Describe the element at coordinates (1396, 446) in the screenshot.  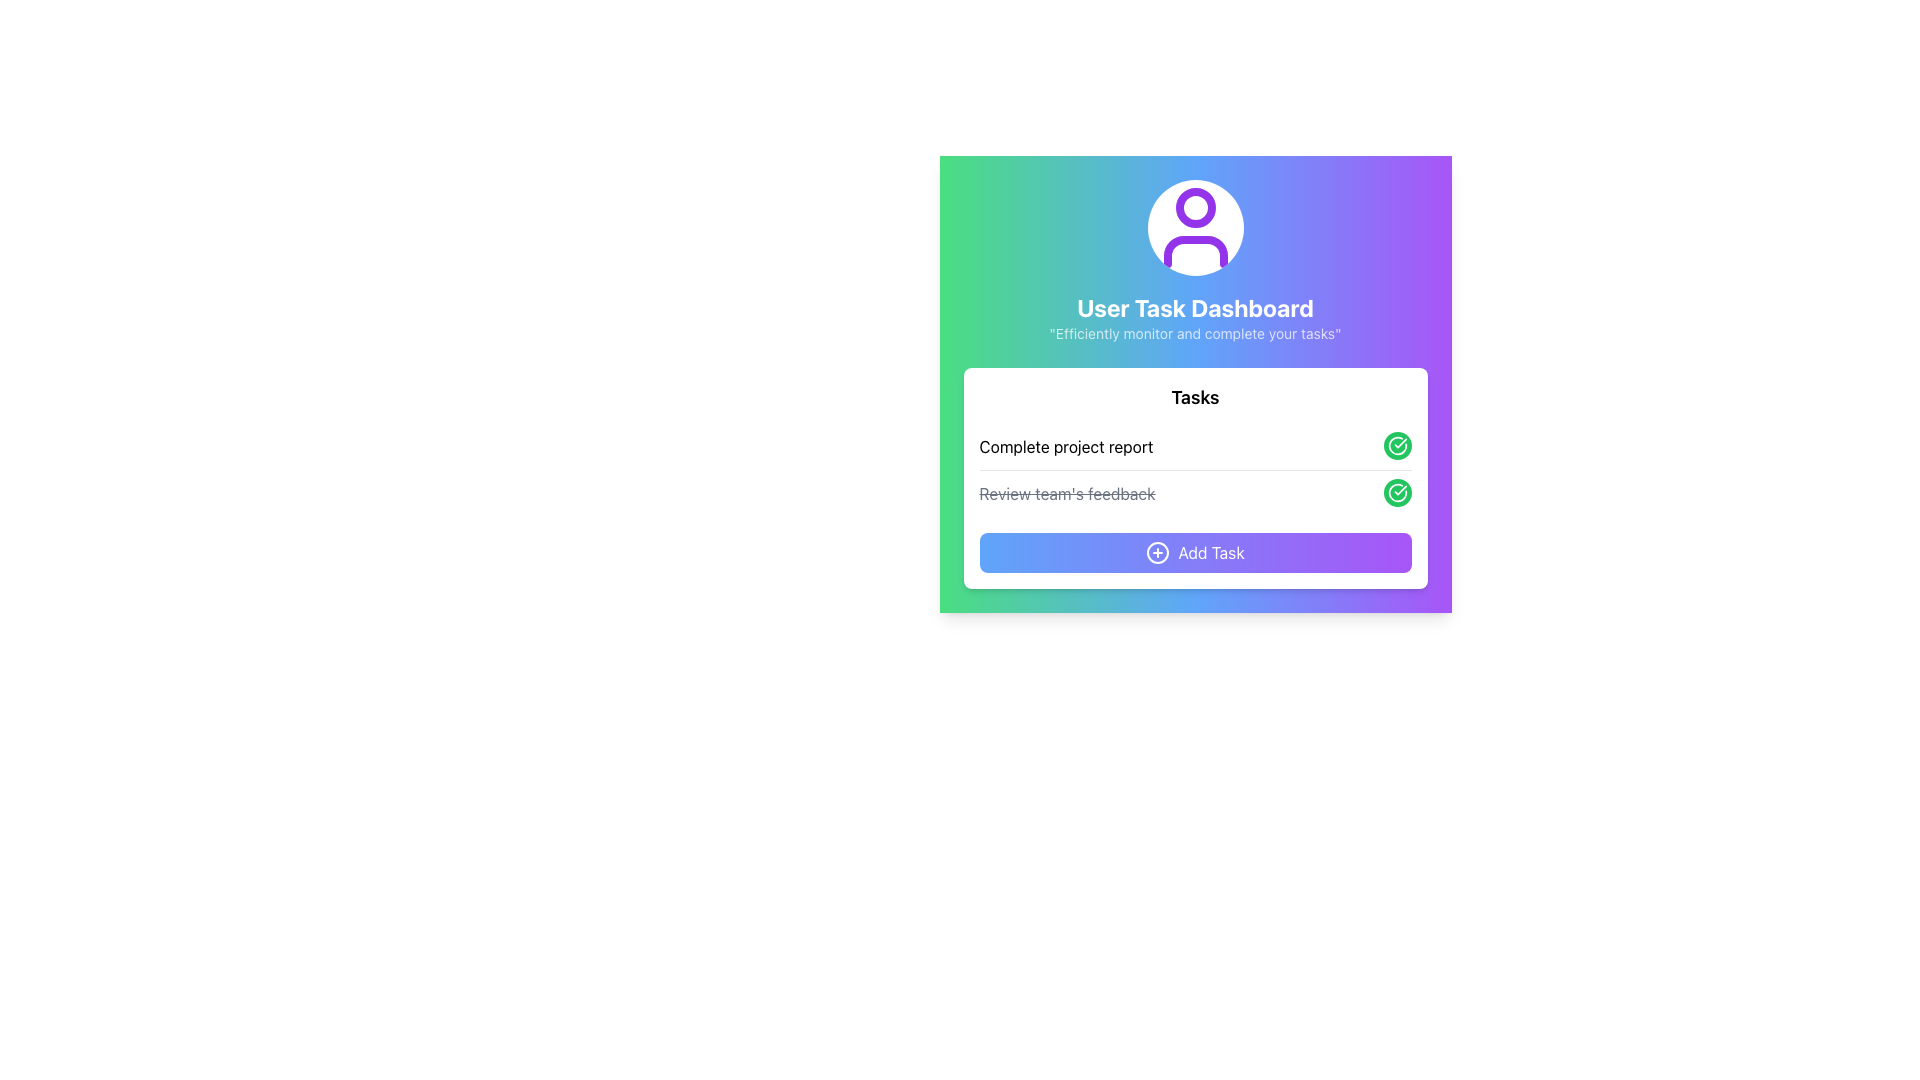
I see `the circular green button with a white checkmark icon located` at that location.